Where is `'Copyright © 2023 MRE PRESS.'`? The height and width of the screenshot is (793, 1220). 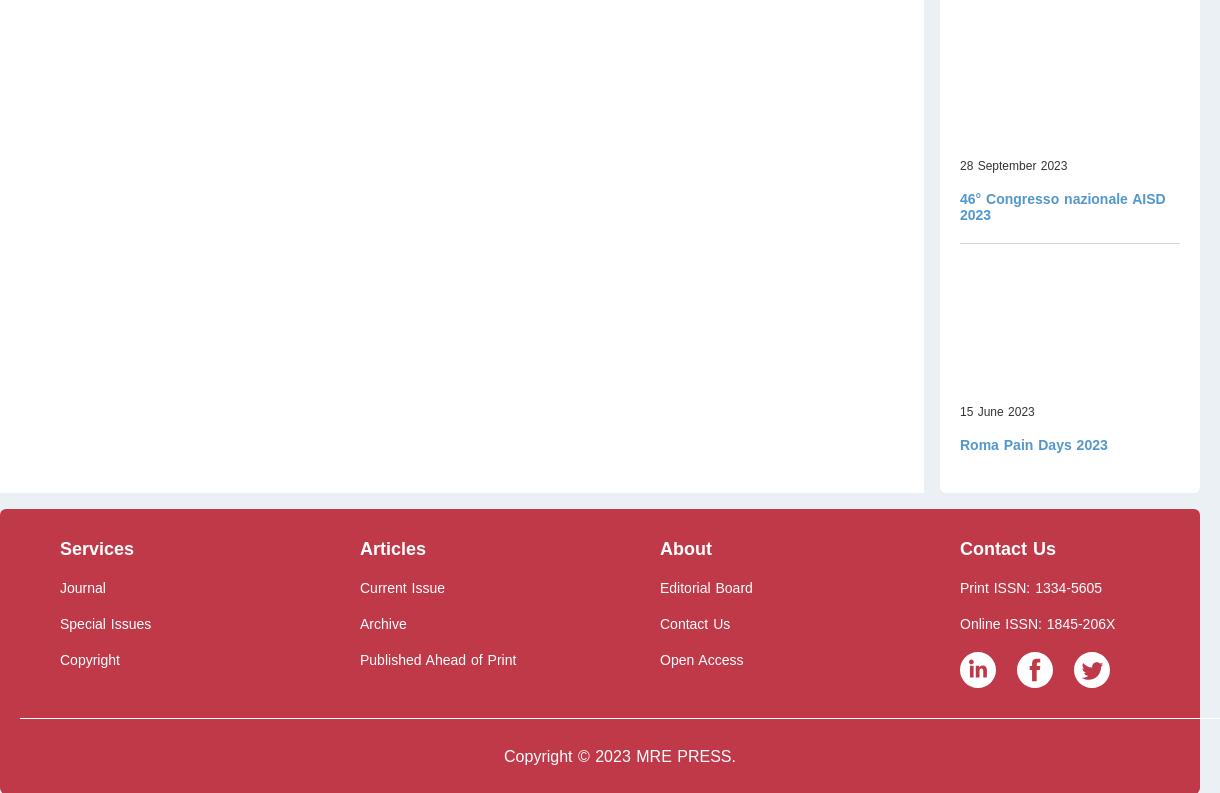
'Copyright © 2023 MRE PRESS.' is located at coordinates (619, 756).